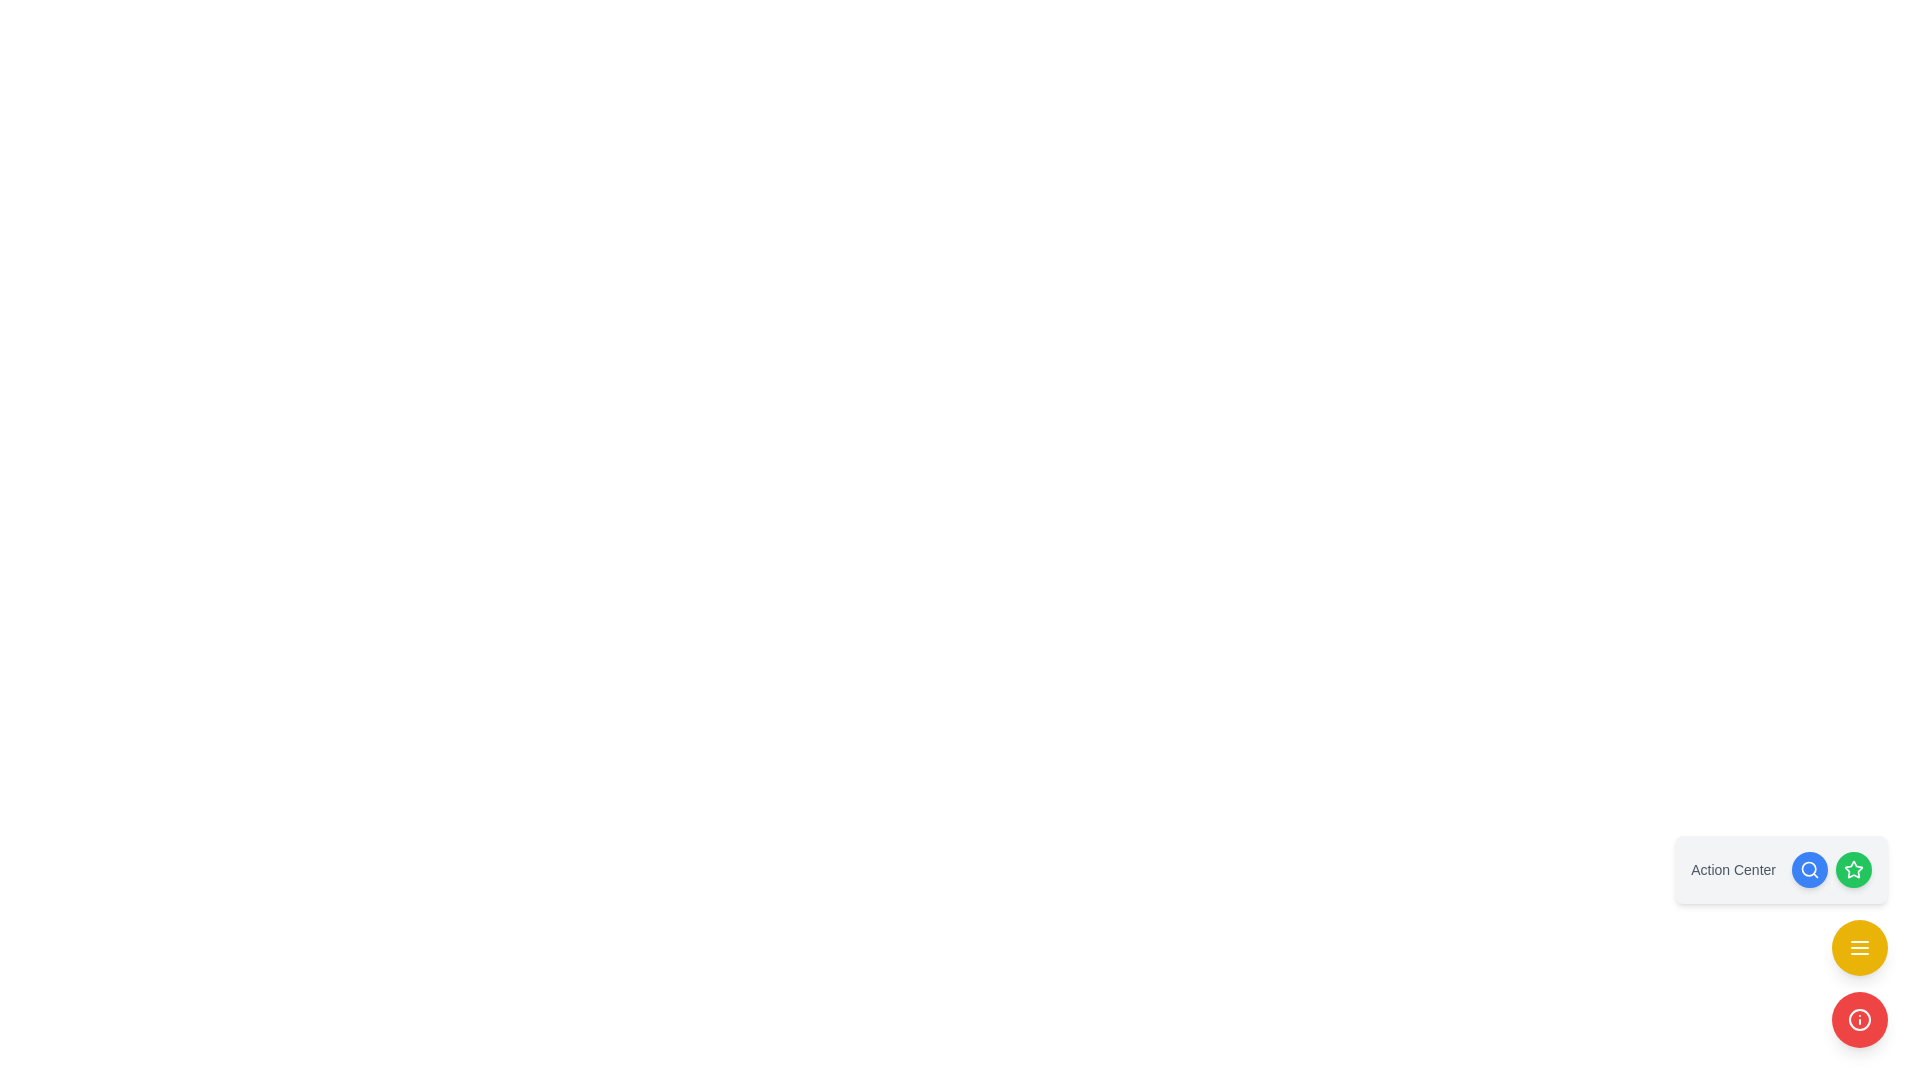 This screenshot has width=1920, height=1080. What do you see at coordinates (1852, 869) in the screenshot?
I see `the third round button with a green background and a white star icon to change its visual appearance` at bounding box center [1852, 869].